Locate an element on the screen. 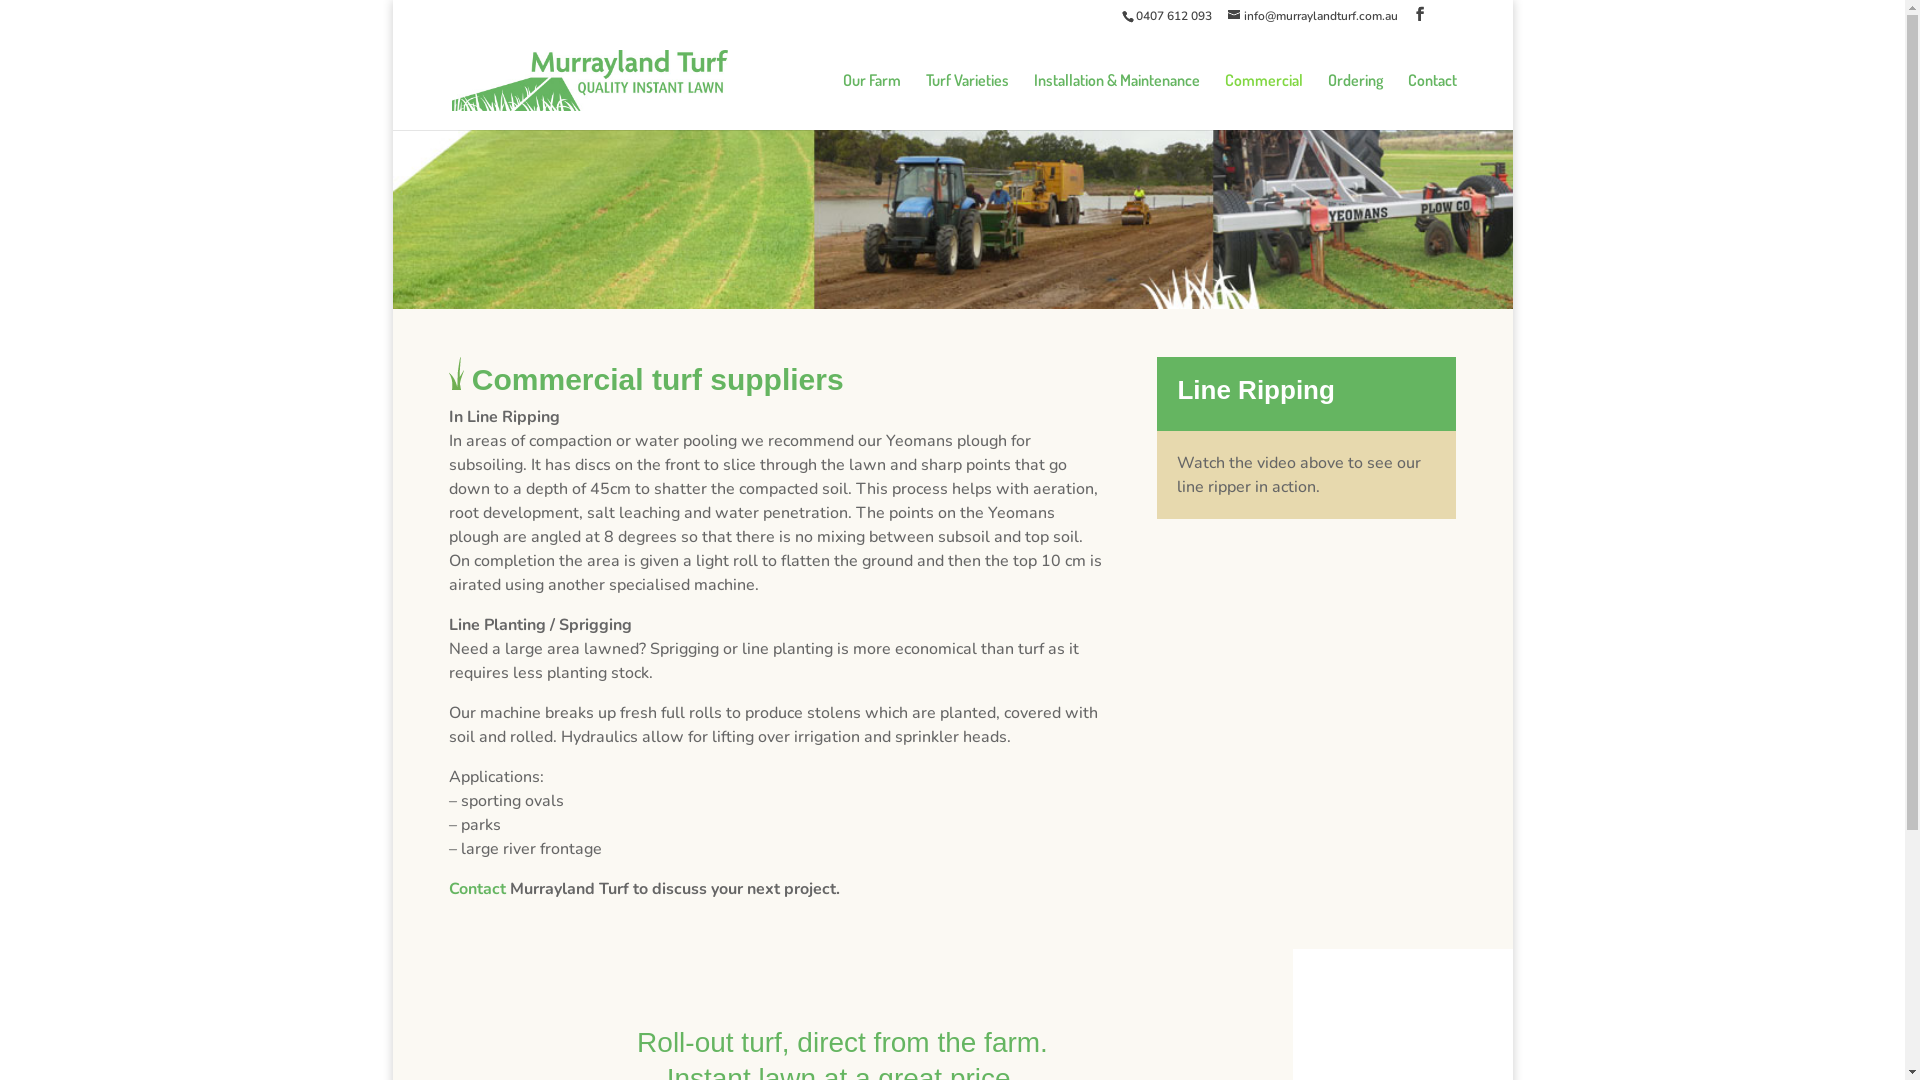  'Commercial' is located at coordinates (1223, 101).